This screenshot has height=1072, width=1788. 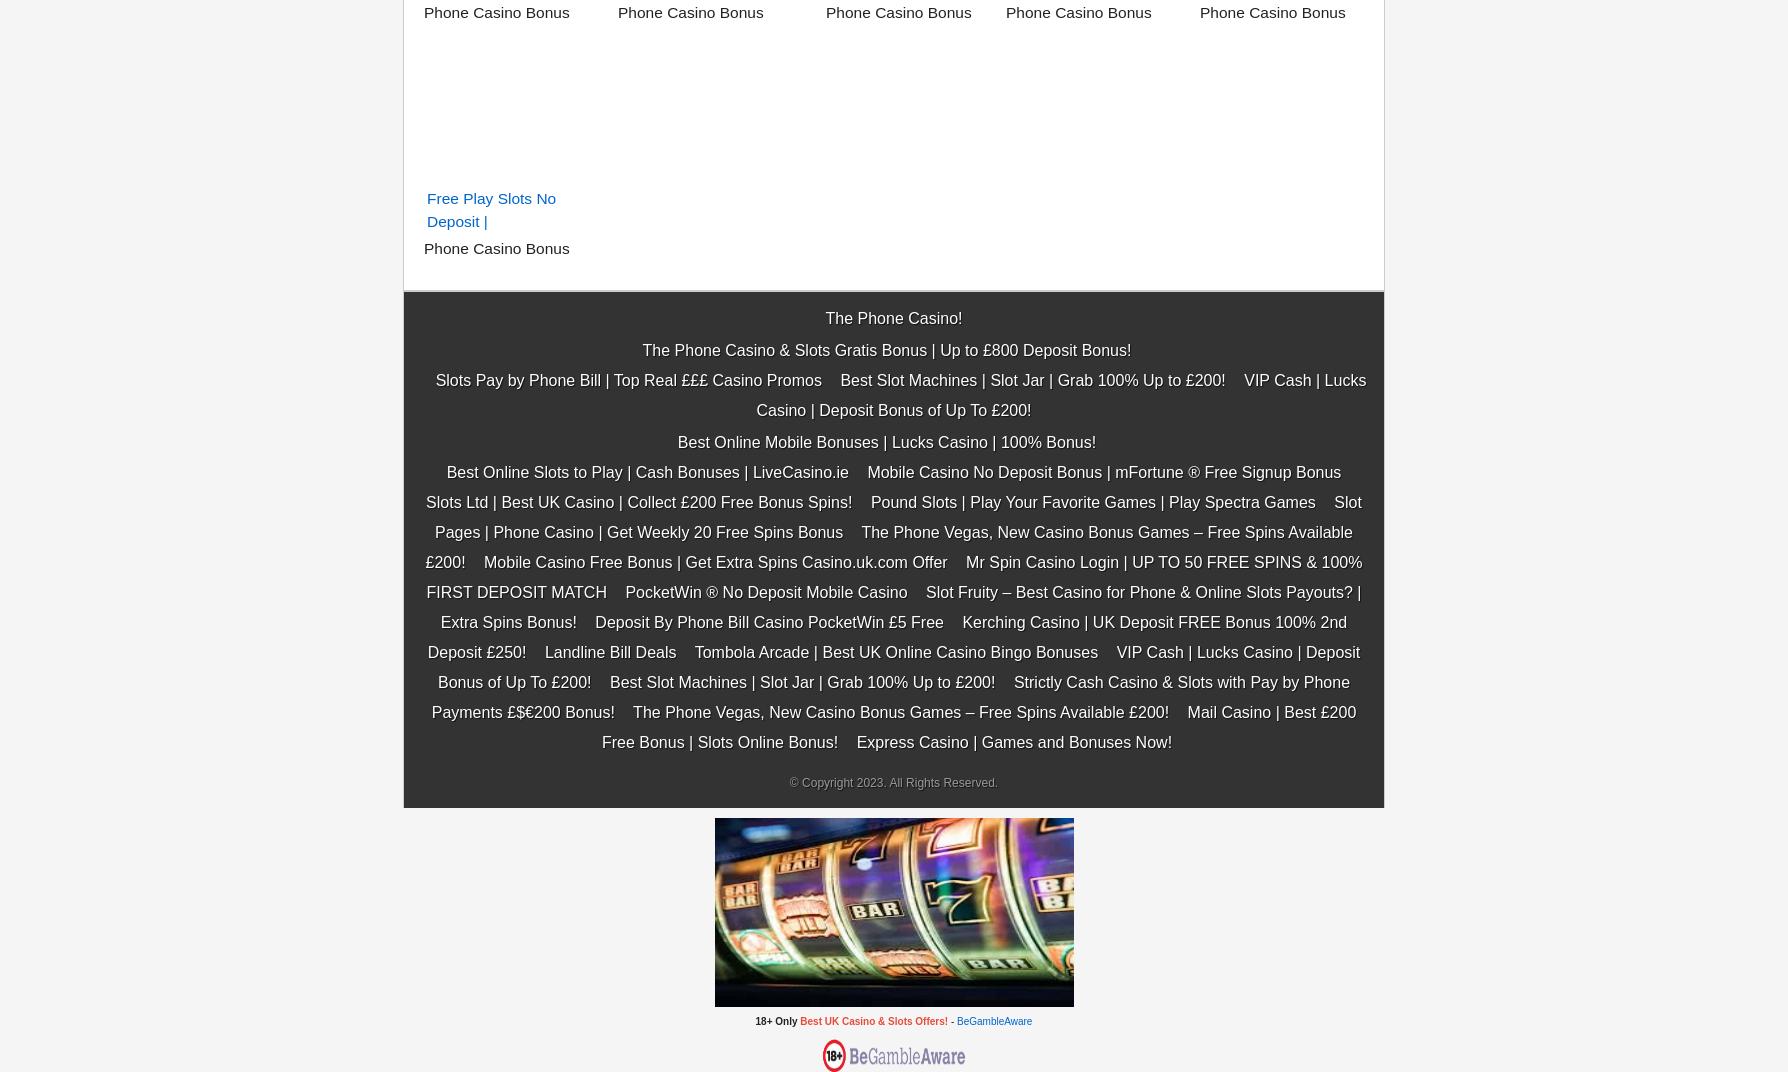 I want to click on 'Deposit By Phone Bill Casino PocketWin  £5 Free', so click(x=595, y=371).